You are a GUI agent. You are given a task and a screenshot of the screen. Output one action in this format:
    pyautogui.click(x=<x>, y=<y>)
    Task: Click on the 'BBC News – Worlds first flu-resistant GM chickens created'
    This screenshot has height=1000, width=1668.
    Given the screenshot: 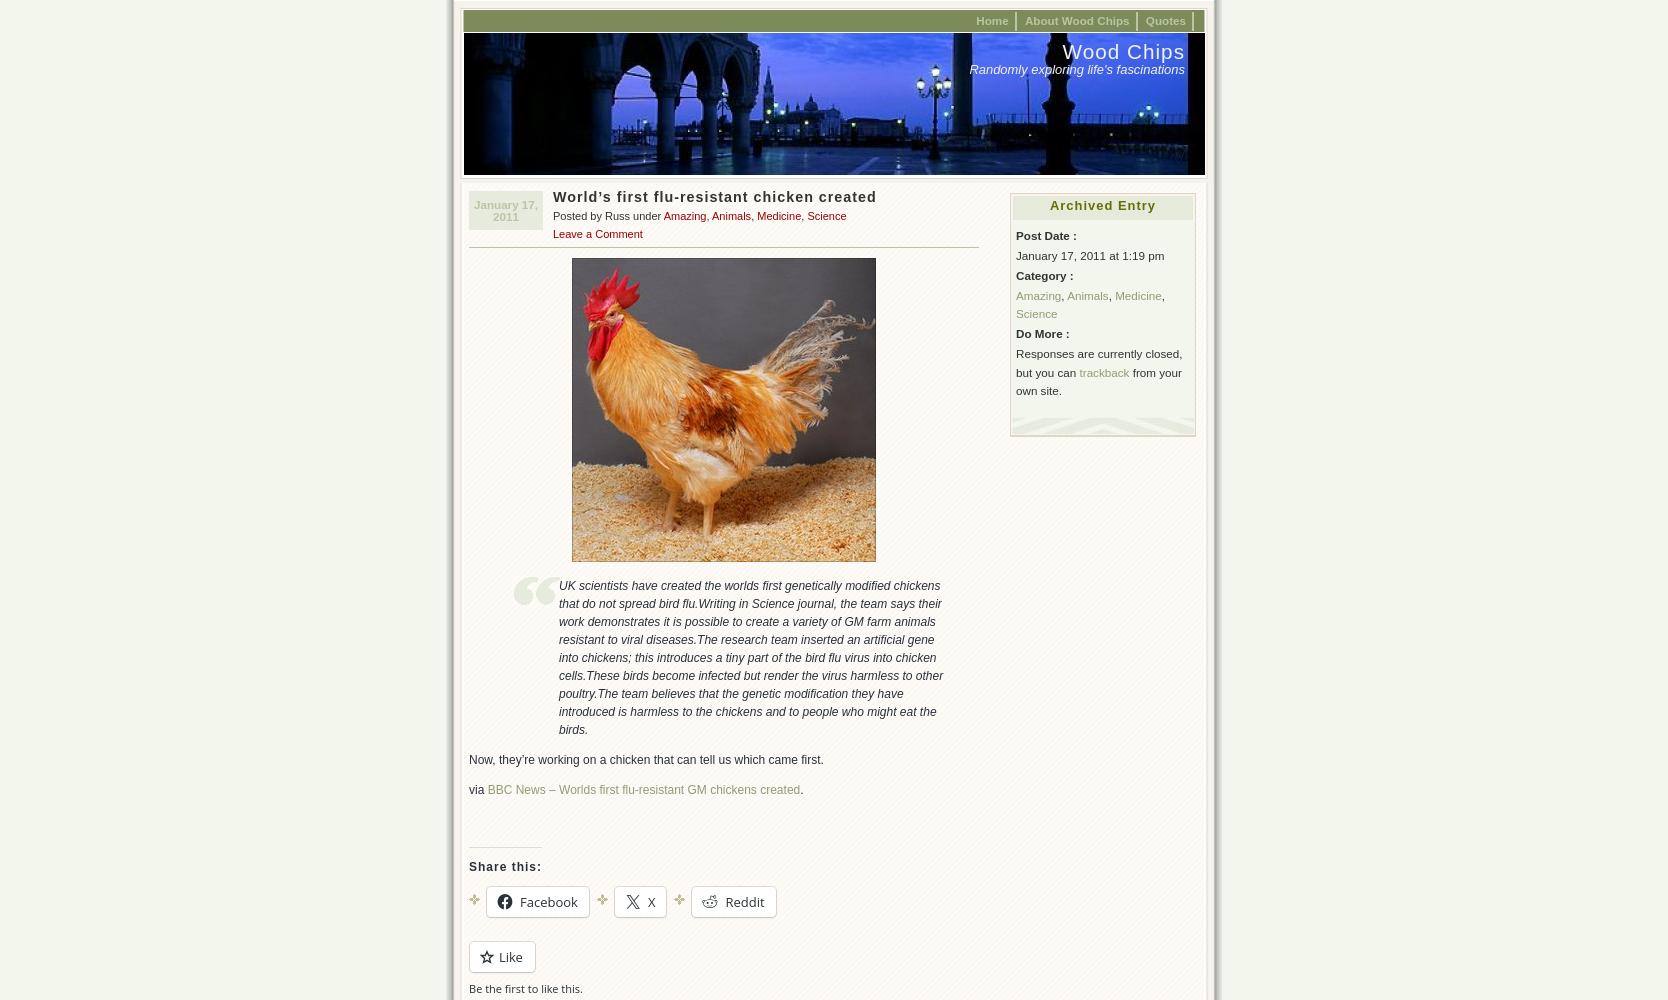 What is the action you would take?
    pyautogui.click(x=642, y=790)
    